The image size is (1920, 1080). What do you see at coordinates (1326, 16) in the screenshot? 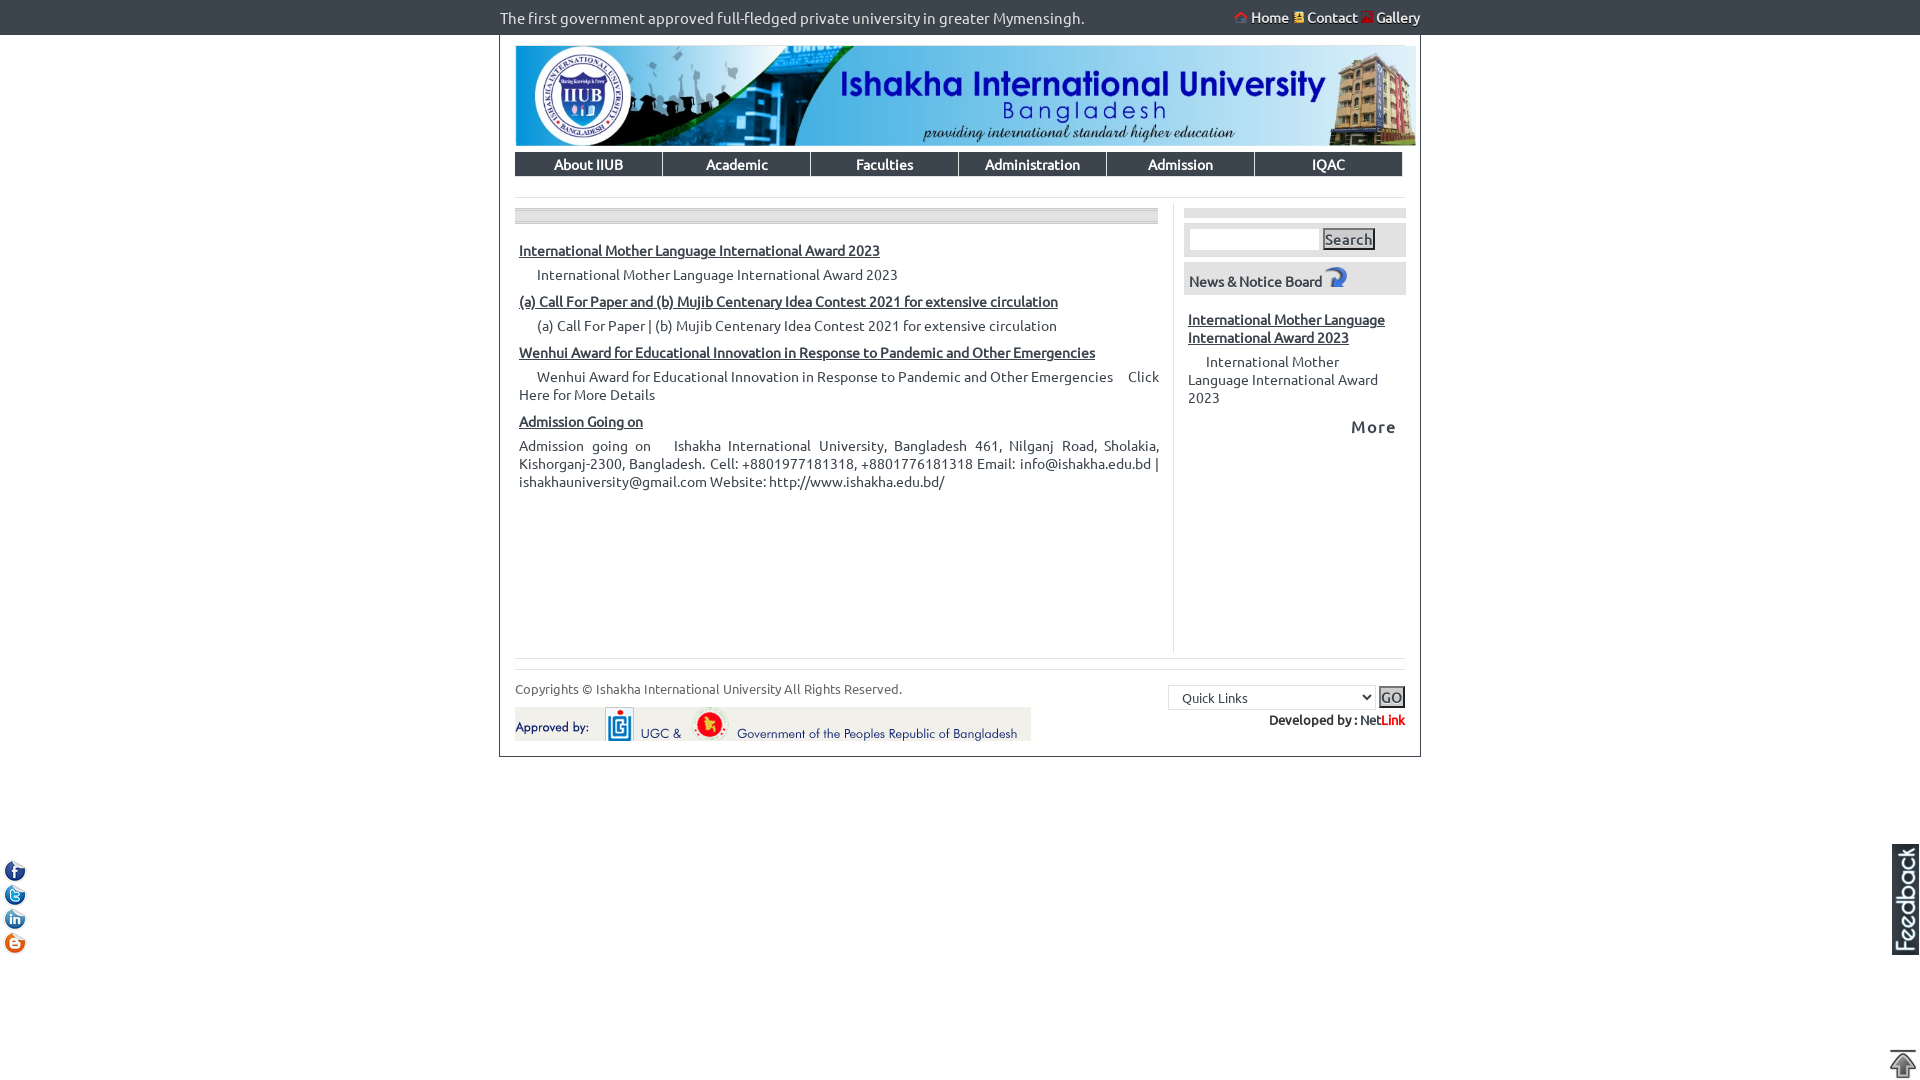
I see `'Contact'` at bounding box center [1326, 16].